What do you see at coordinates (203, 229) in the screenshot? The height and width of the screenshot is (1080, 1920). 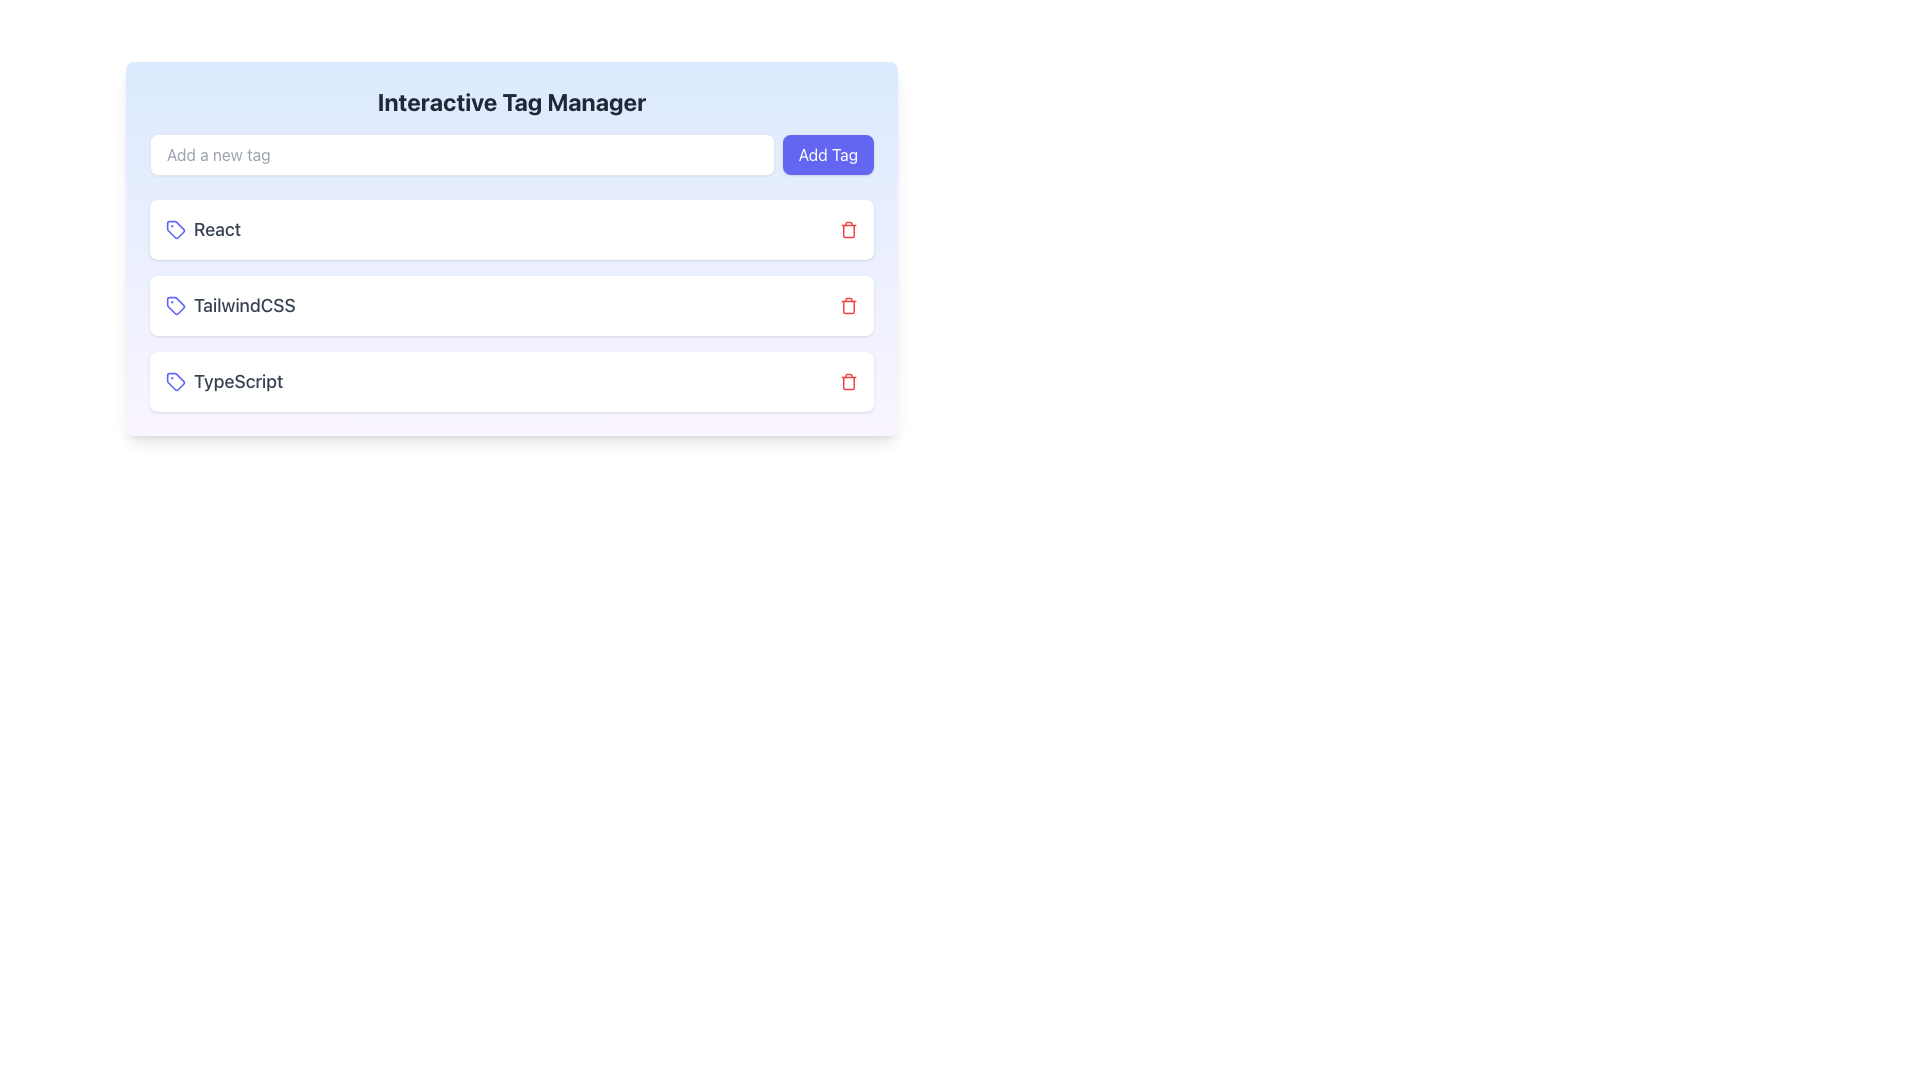 I see `the 'React' label with icon, which is the first tag in the vertical list within the first card of the tag list` at bounding box center [203, 229].